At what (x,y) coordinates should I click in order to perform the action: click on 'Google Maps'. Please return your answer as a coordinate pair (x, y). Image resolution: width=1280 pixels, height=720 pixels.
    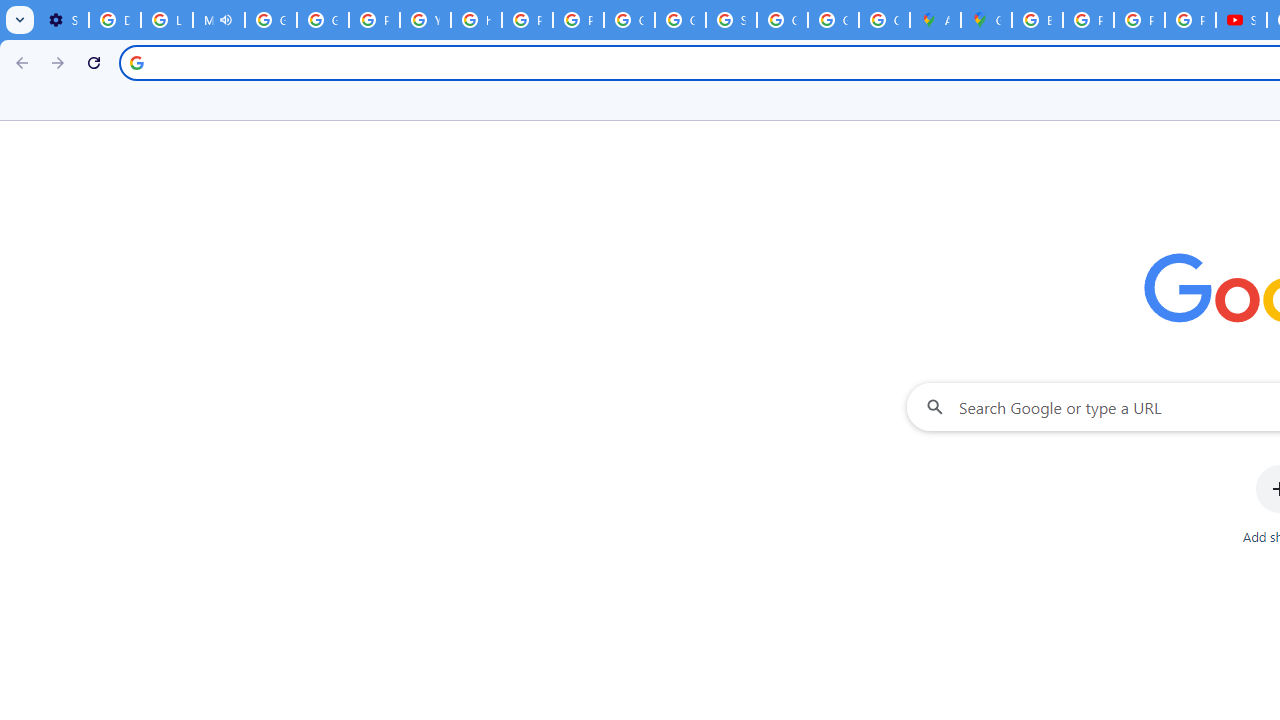
    Looking at the image, I should click on (986, 20).